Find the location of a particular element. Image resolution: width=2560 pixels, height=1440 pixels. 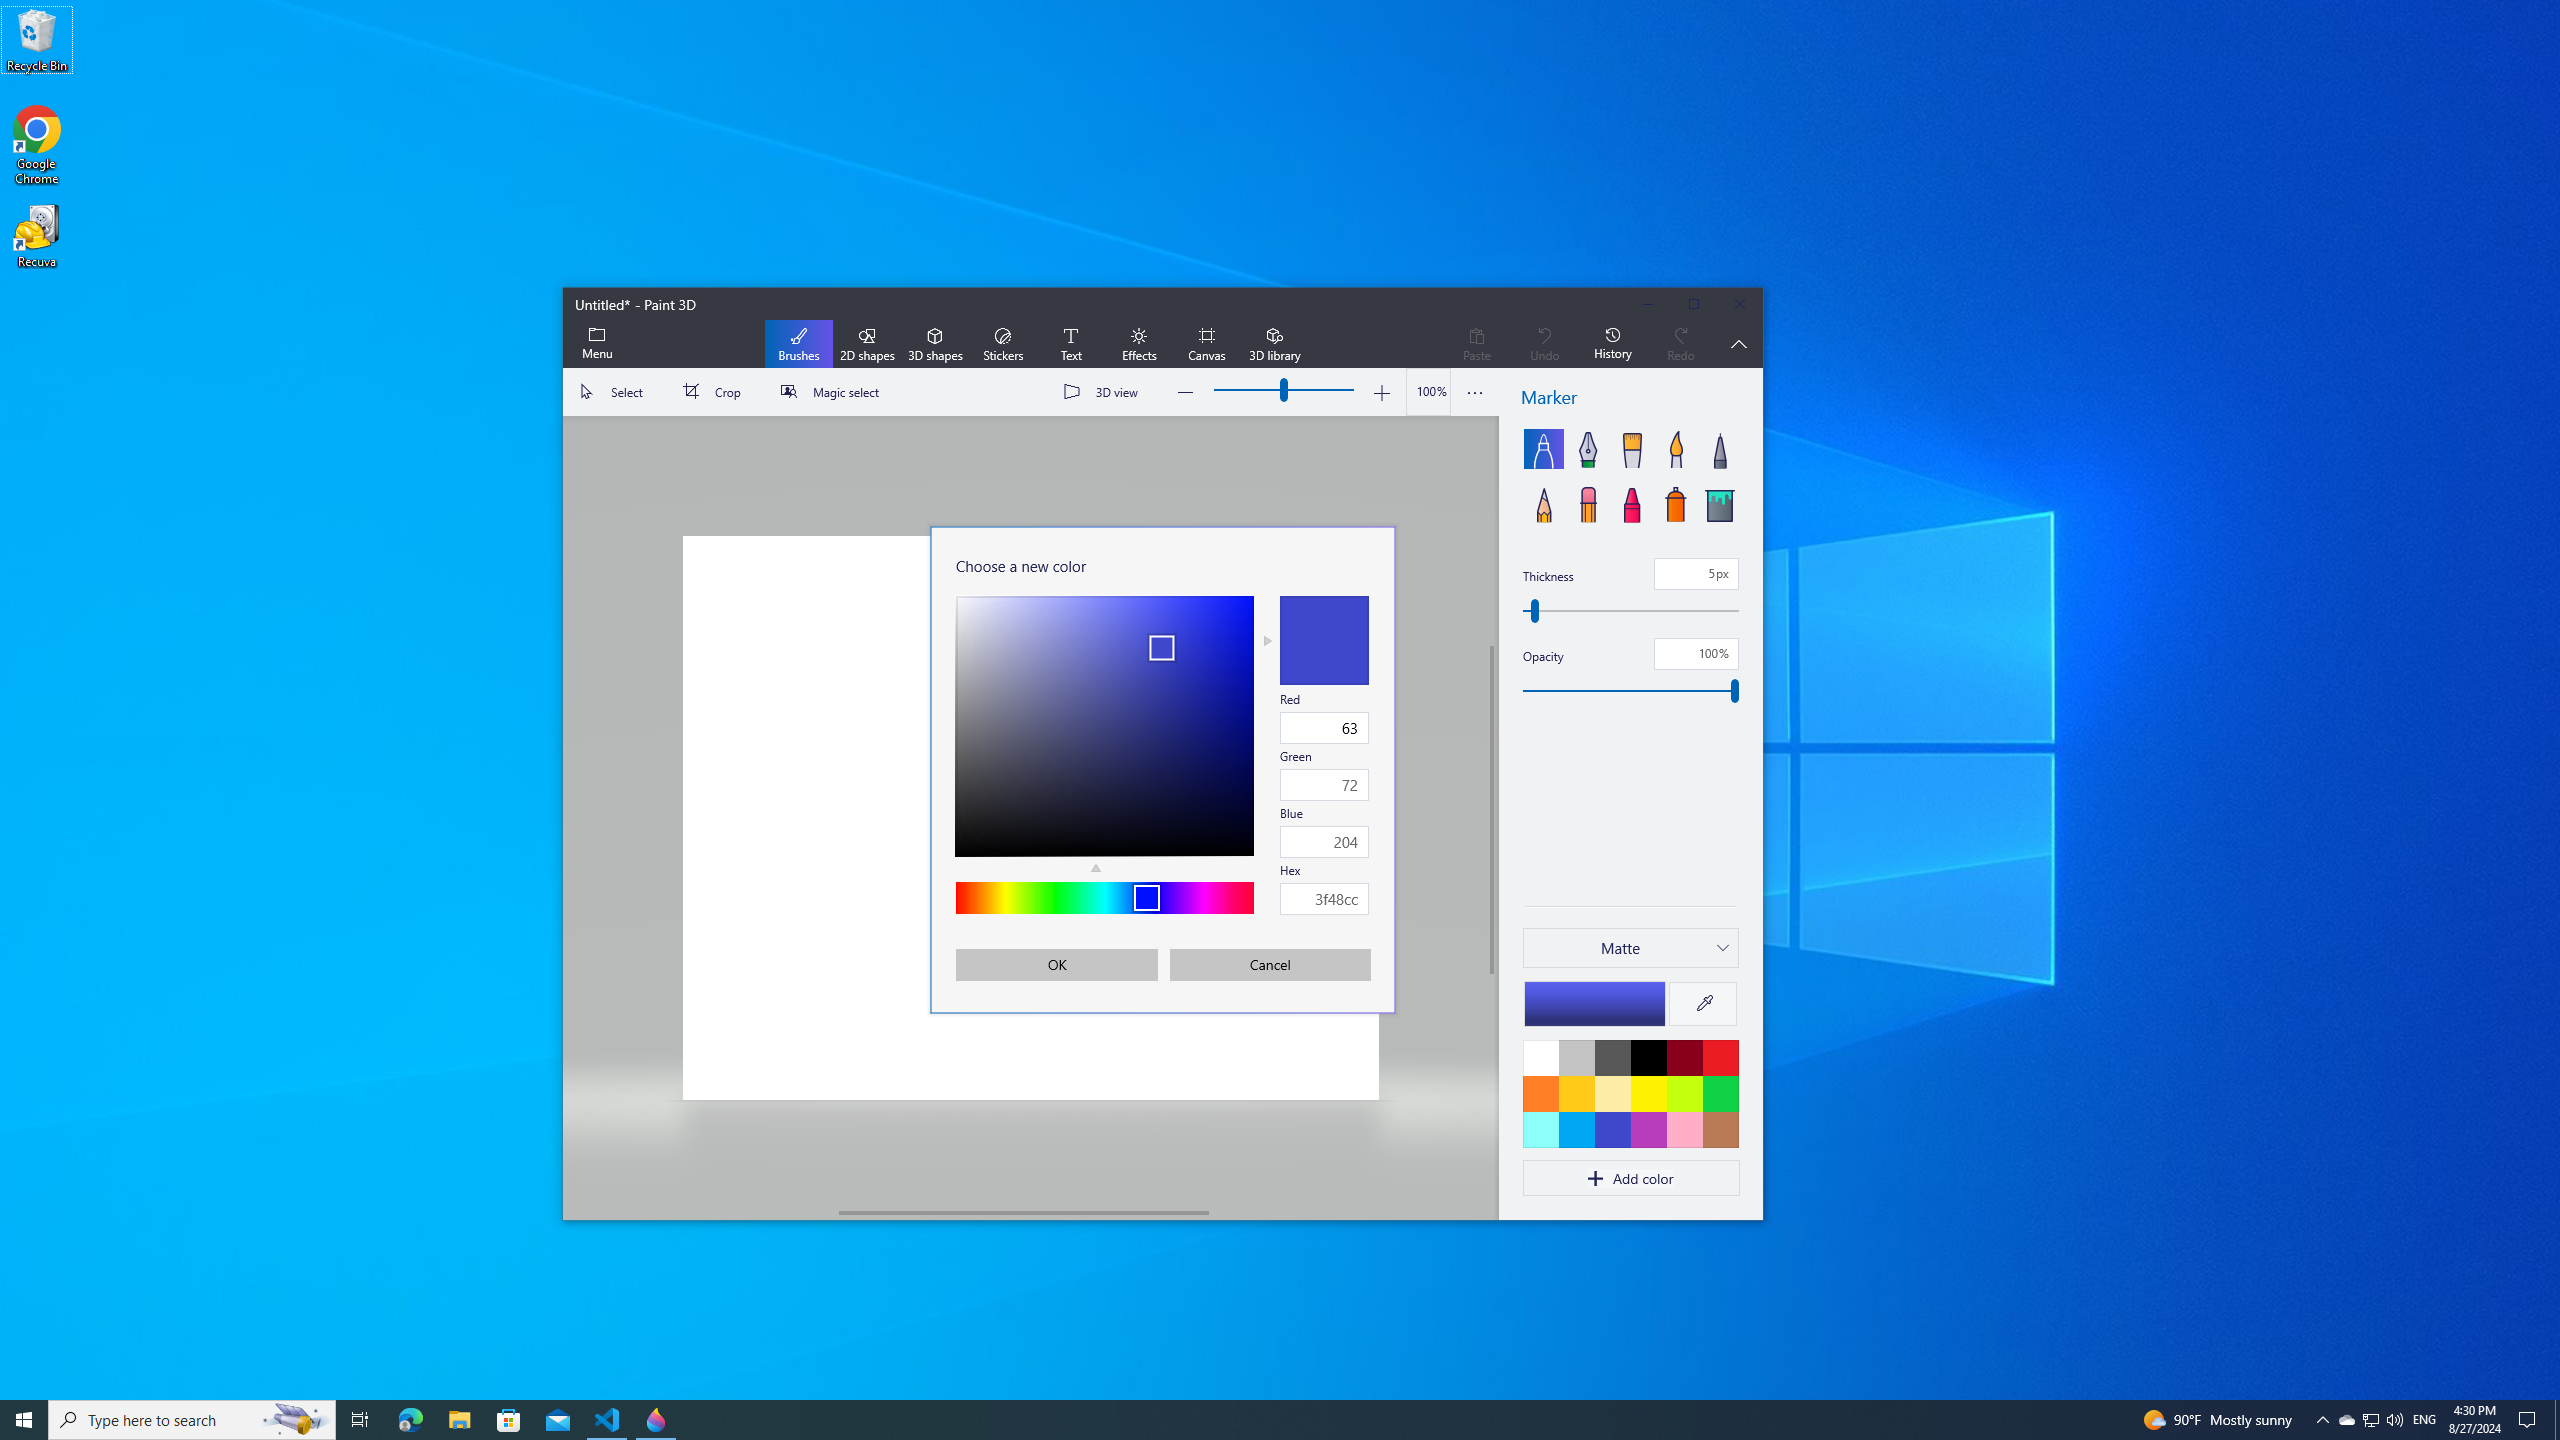

'Start' is located at coordinates (24, 1418).